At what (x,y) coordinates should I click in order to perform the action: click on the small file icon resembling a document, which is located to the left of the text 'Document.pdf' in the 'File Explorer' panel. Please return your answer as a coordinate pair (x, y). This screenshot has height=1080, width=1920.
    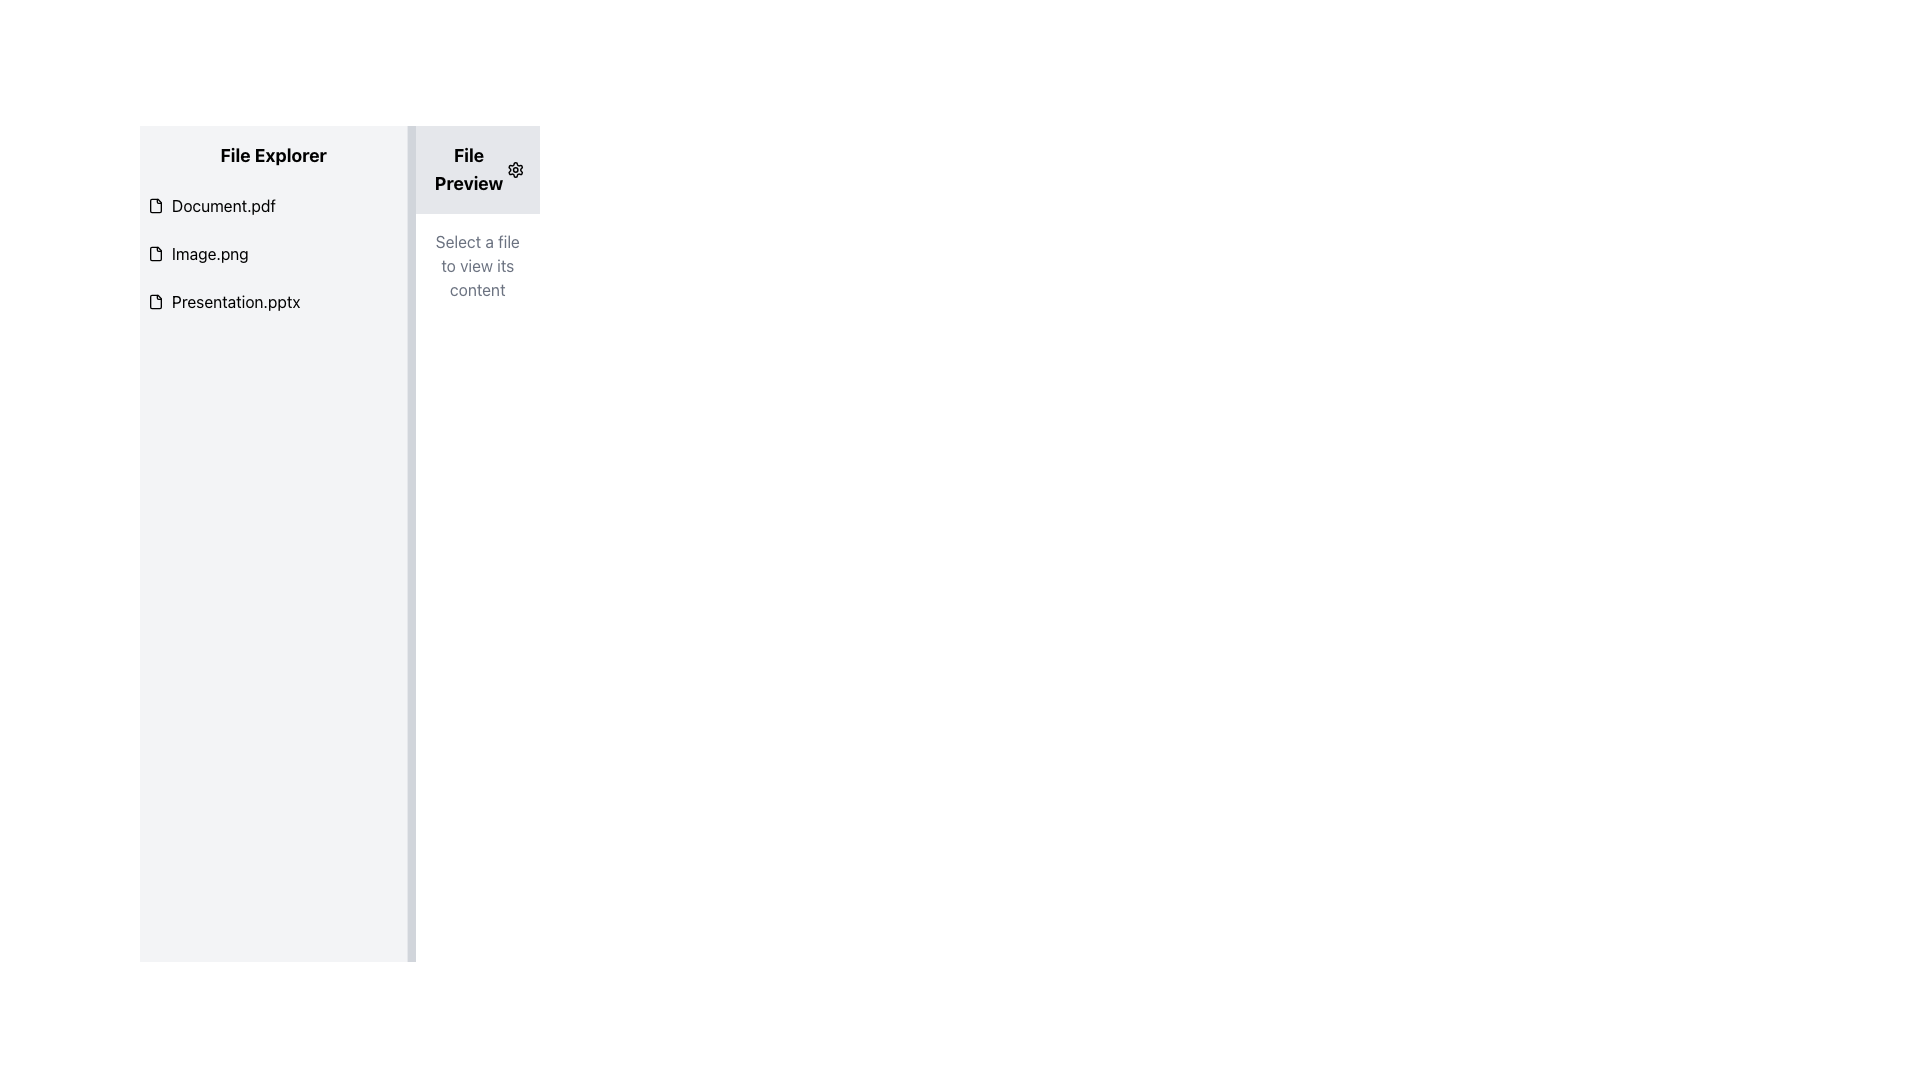
    Looking at the image, I should click on (155, 205).